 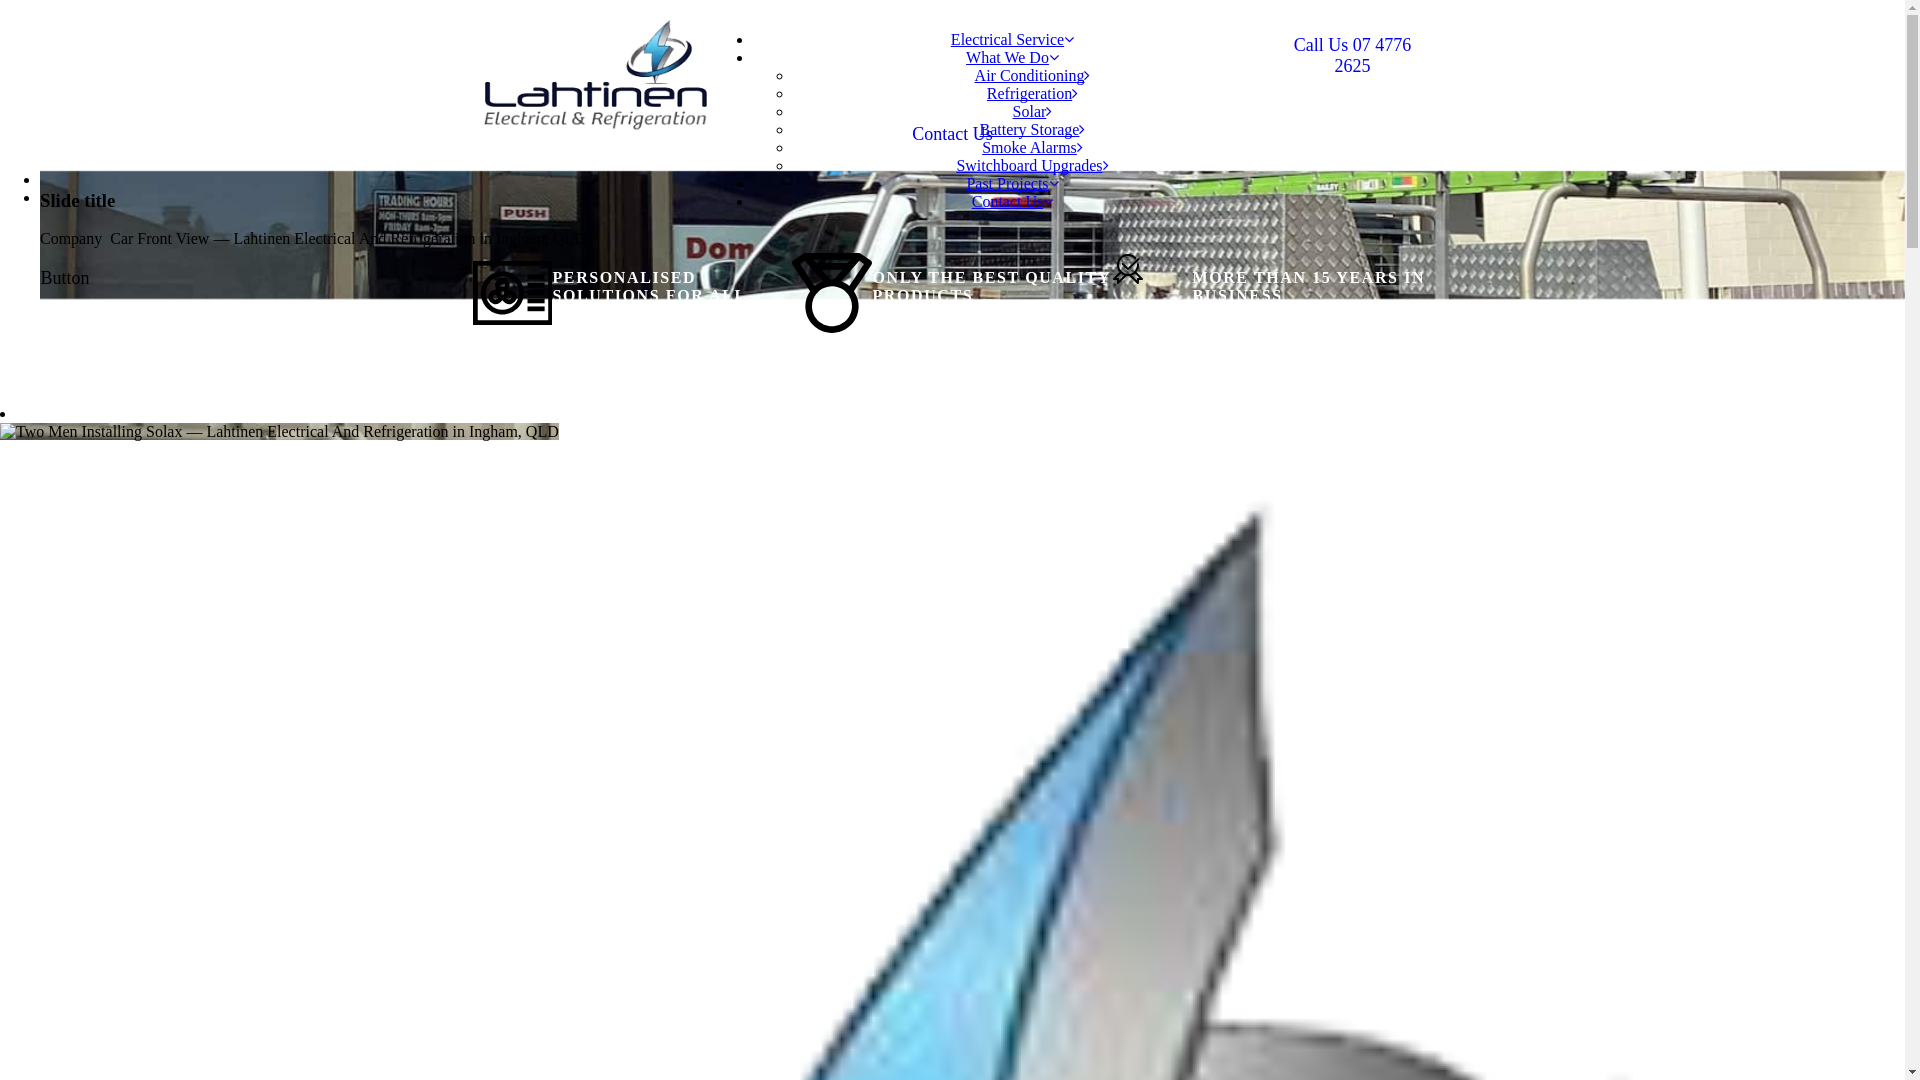 What do you see at coordinates (1032, 146) in the screenshot?
I see `'Smoke Alarms'` at bounding box center [1032, 146].